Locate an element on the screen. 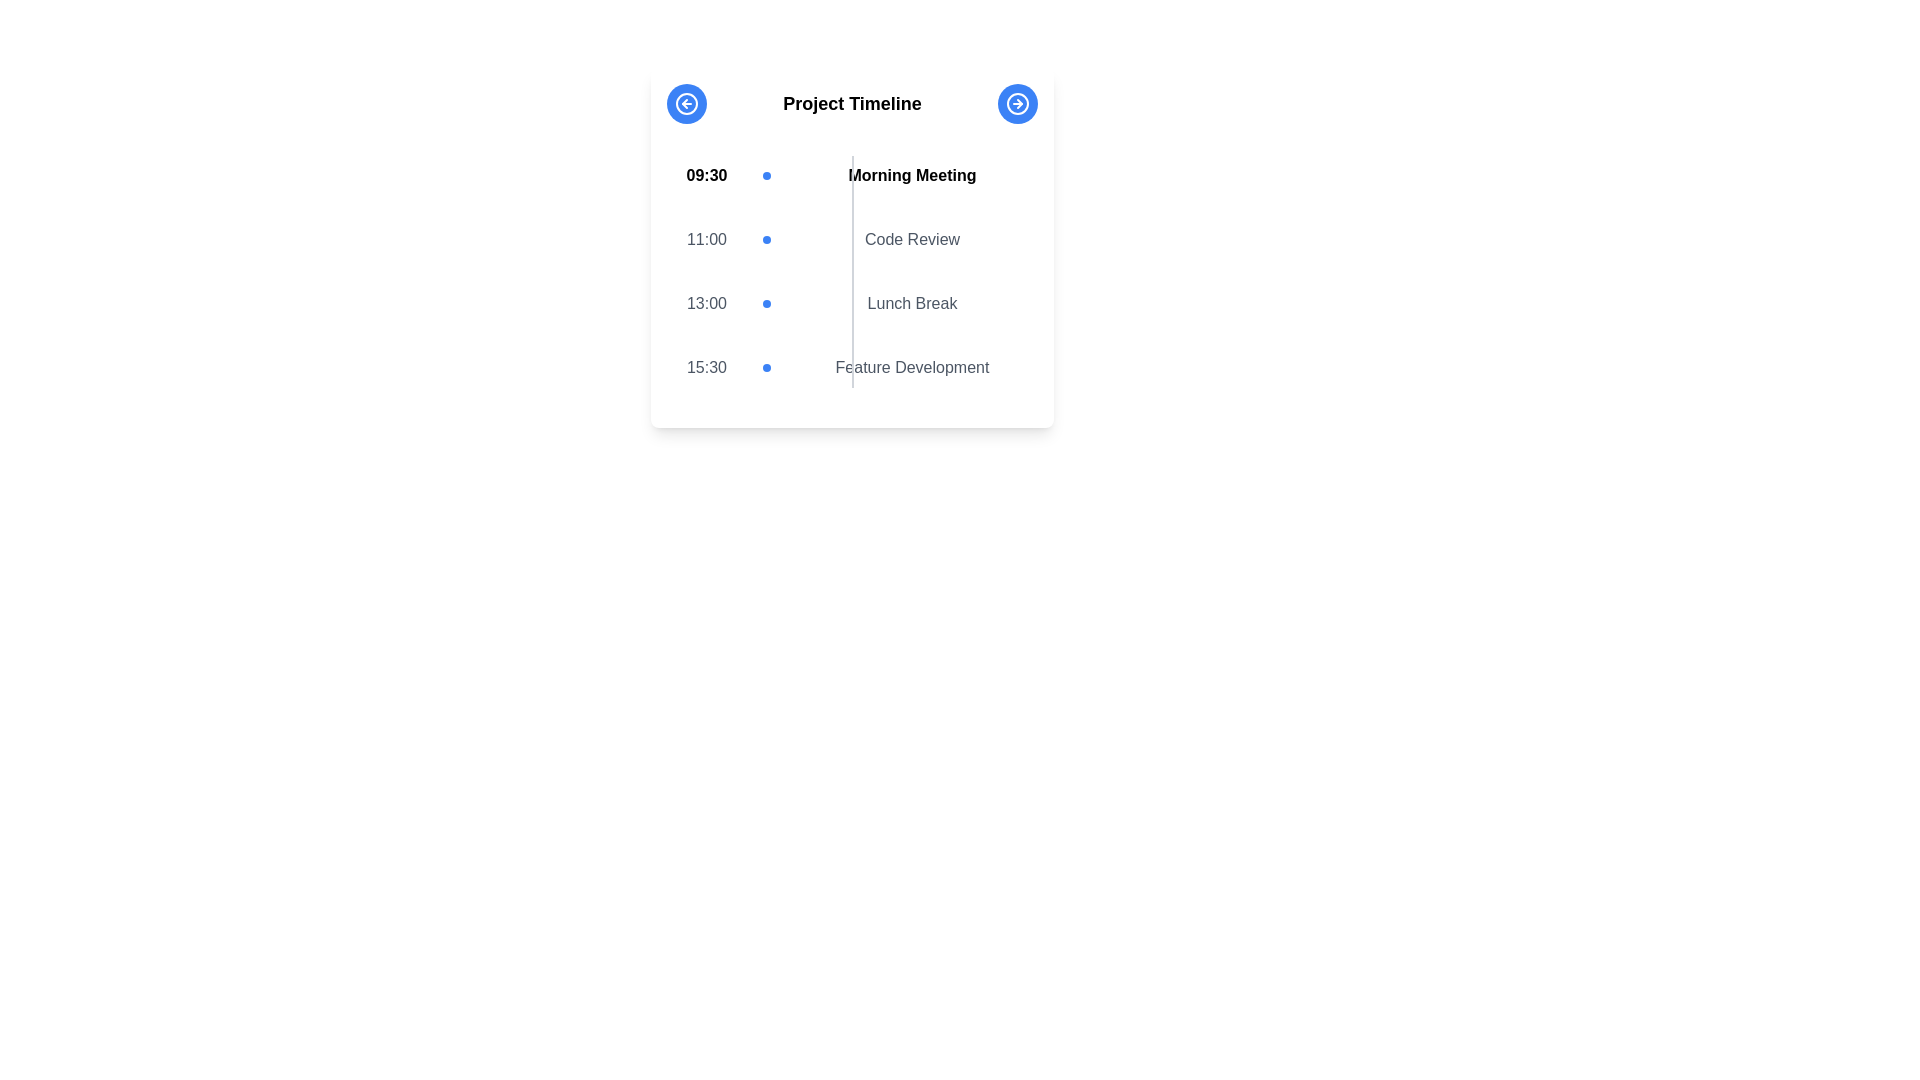  the circular icon-based button featuring a right-pointing arrow on a bright blue background is located at coordinates (1017, 104).